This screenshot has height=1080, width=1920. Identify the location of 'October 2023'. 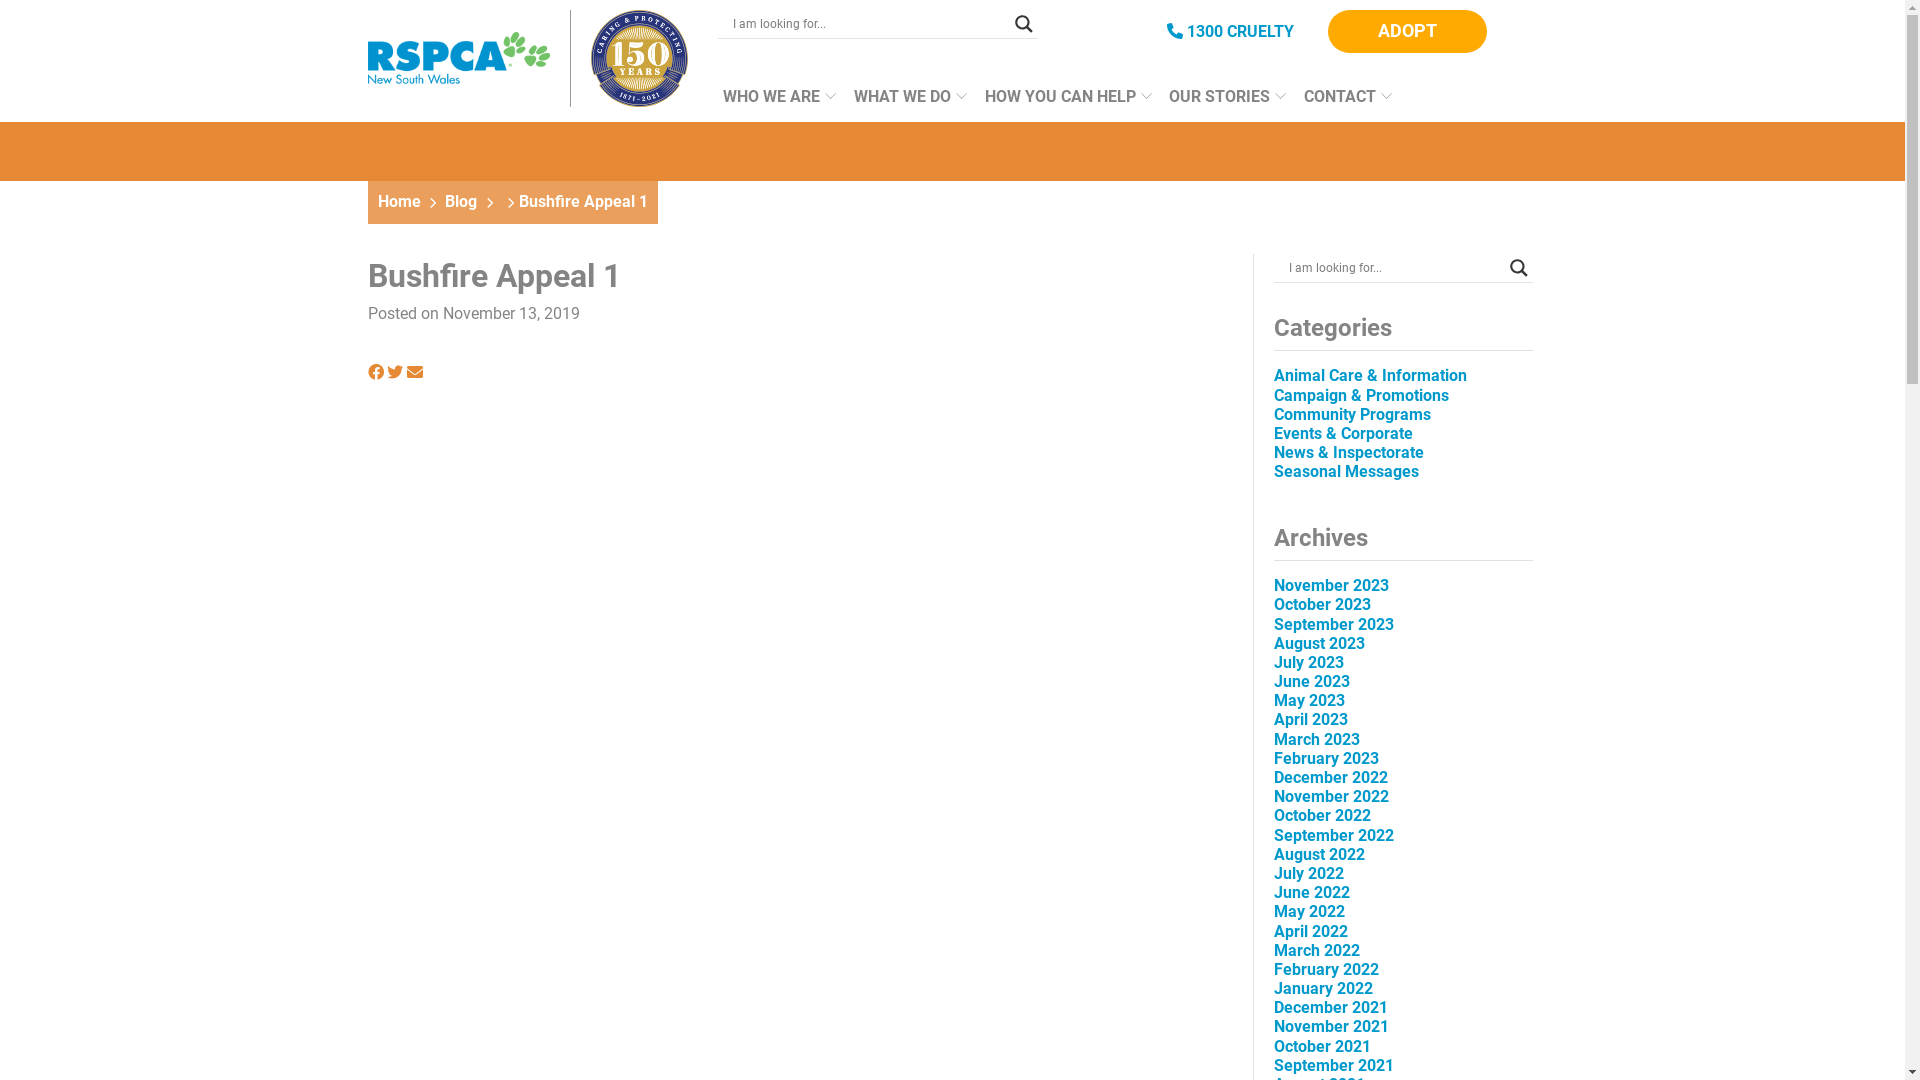
(1322, 603).